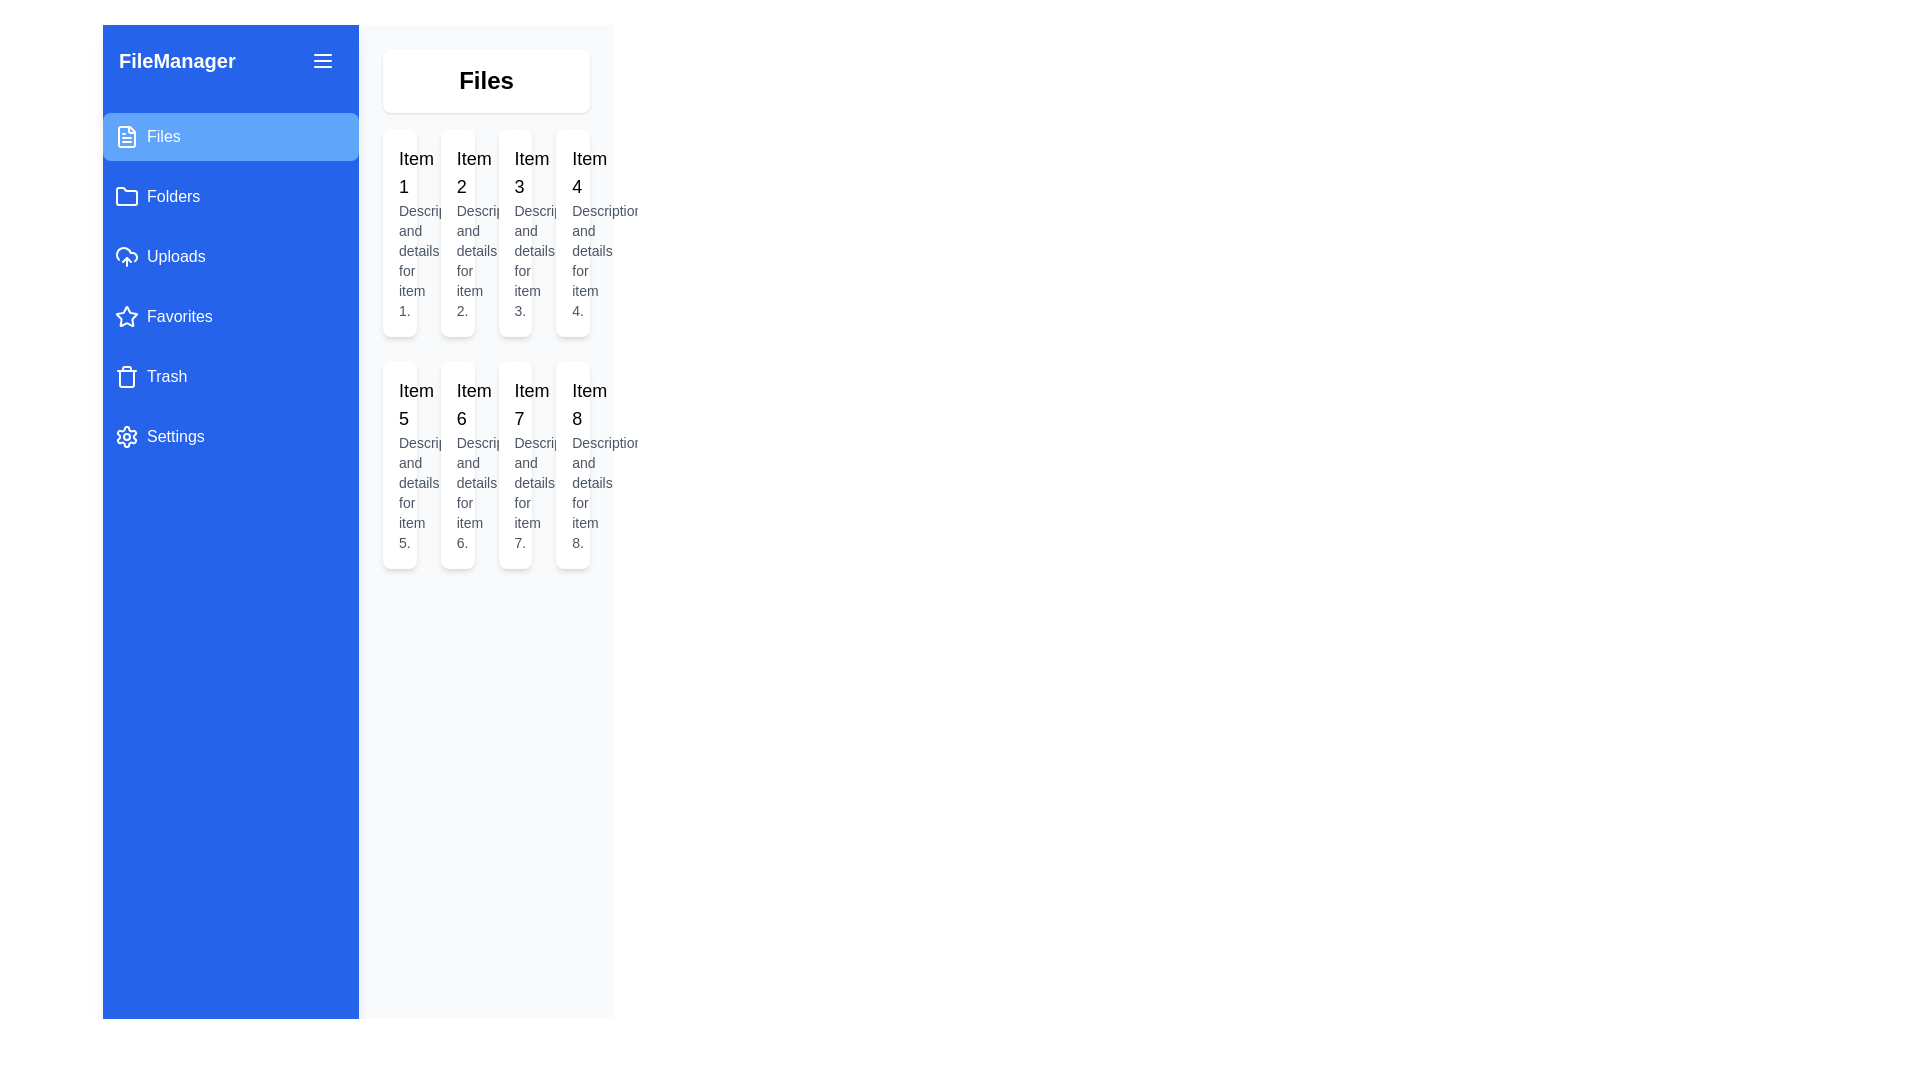  I want to click on the 'Folders' button with a blue background located in the second position of the vertical list in the left sidebar, so click(230, 196).